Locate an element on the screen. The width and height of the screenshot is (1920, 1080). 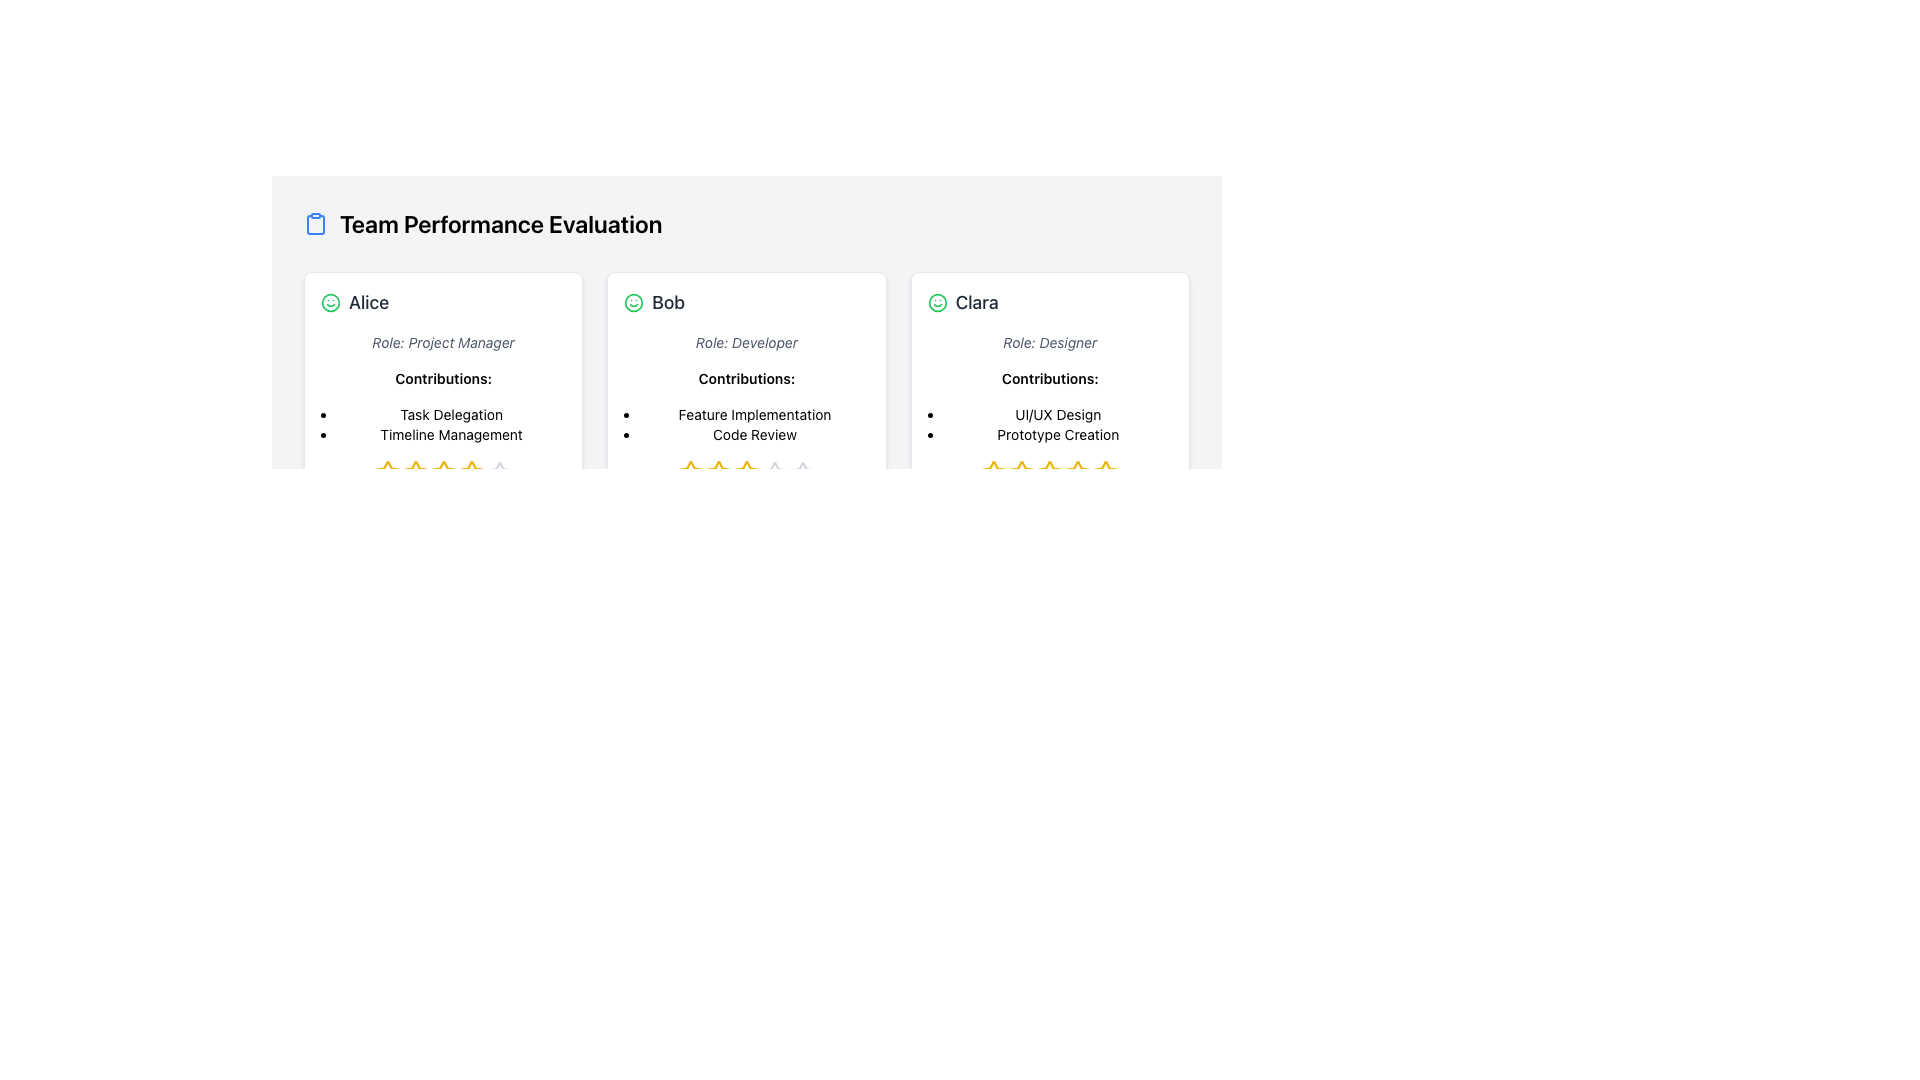
the third star icon filled with golden yellow color in the rating section of Clara's card is located at coordinates (1049, 471).